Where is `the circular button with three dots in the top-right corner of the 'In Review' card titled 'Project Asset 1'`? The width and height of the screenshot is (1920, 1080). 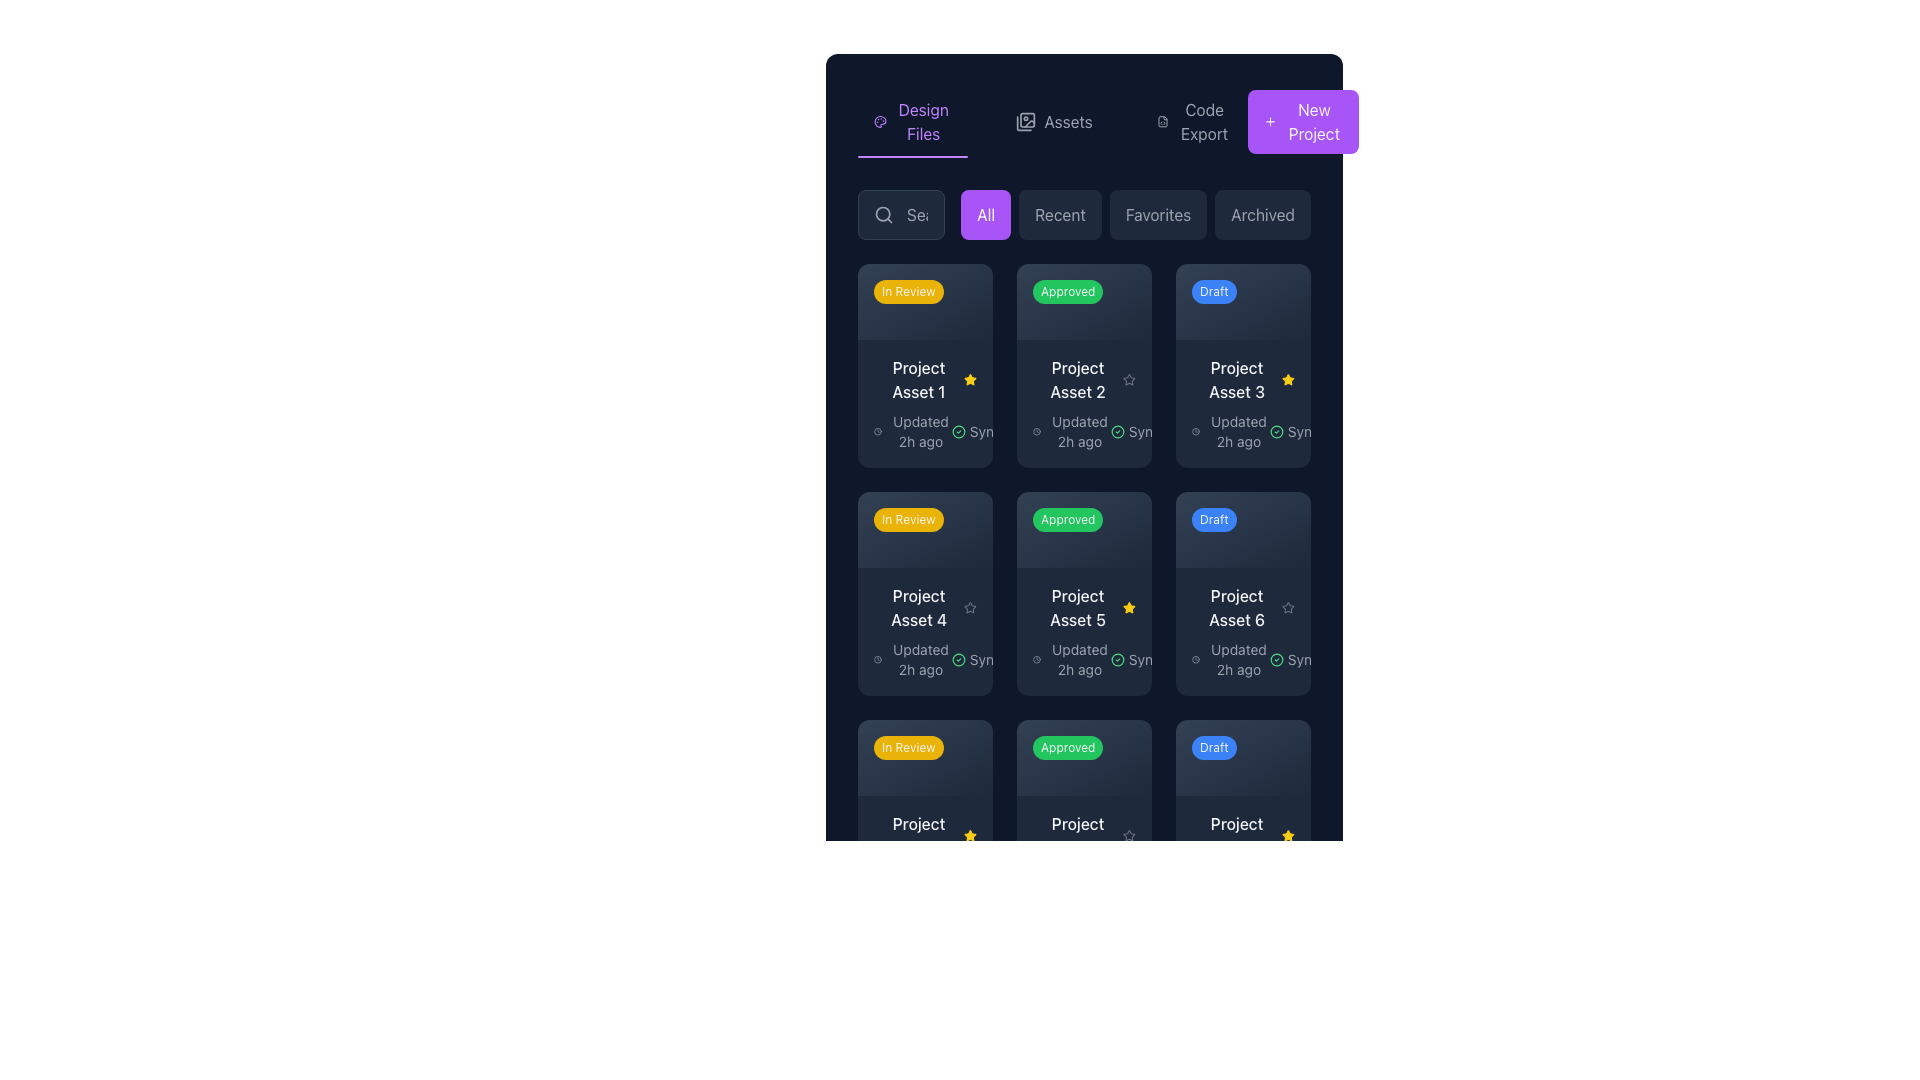 the circular button with three dots in the top-right corner of the 'In Review' card titled 'Project Asset 1' is located at coordinates (960, 296).